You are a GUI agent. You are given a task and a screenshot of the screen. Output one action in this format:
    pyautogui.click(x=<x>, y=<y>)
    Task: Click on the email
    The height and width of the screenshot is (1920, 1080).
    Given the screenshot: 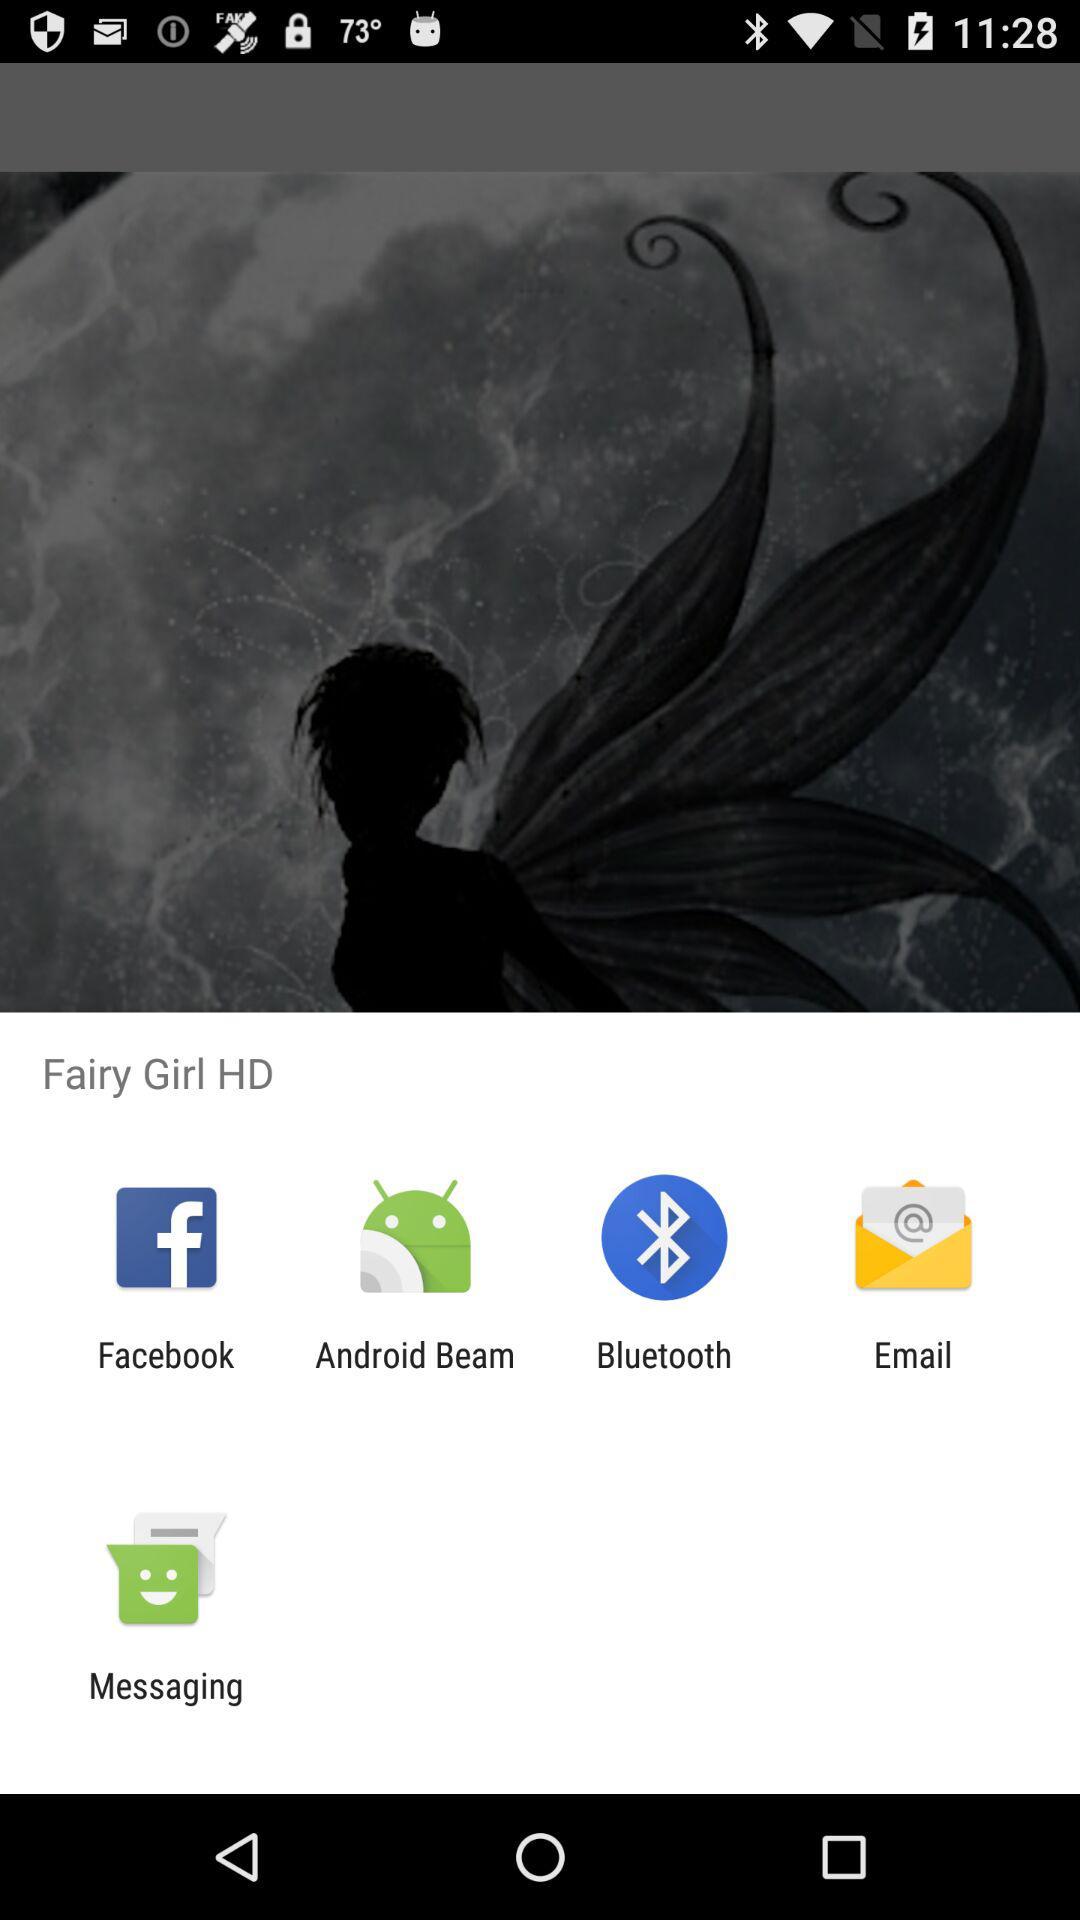 What is the action you would take?
    pyautogui.click(x=913, y=1374)
    